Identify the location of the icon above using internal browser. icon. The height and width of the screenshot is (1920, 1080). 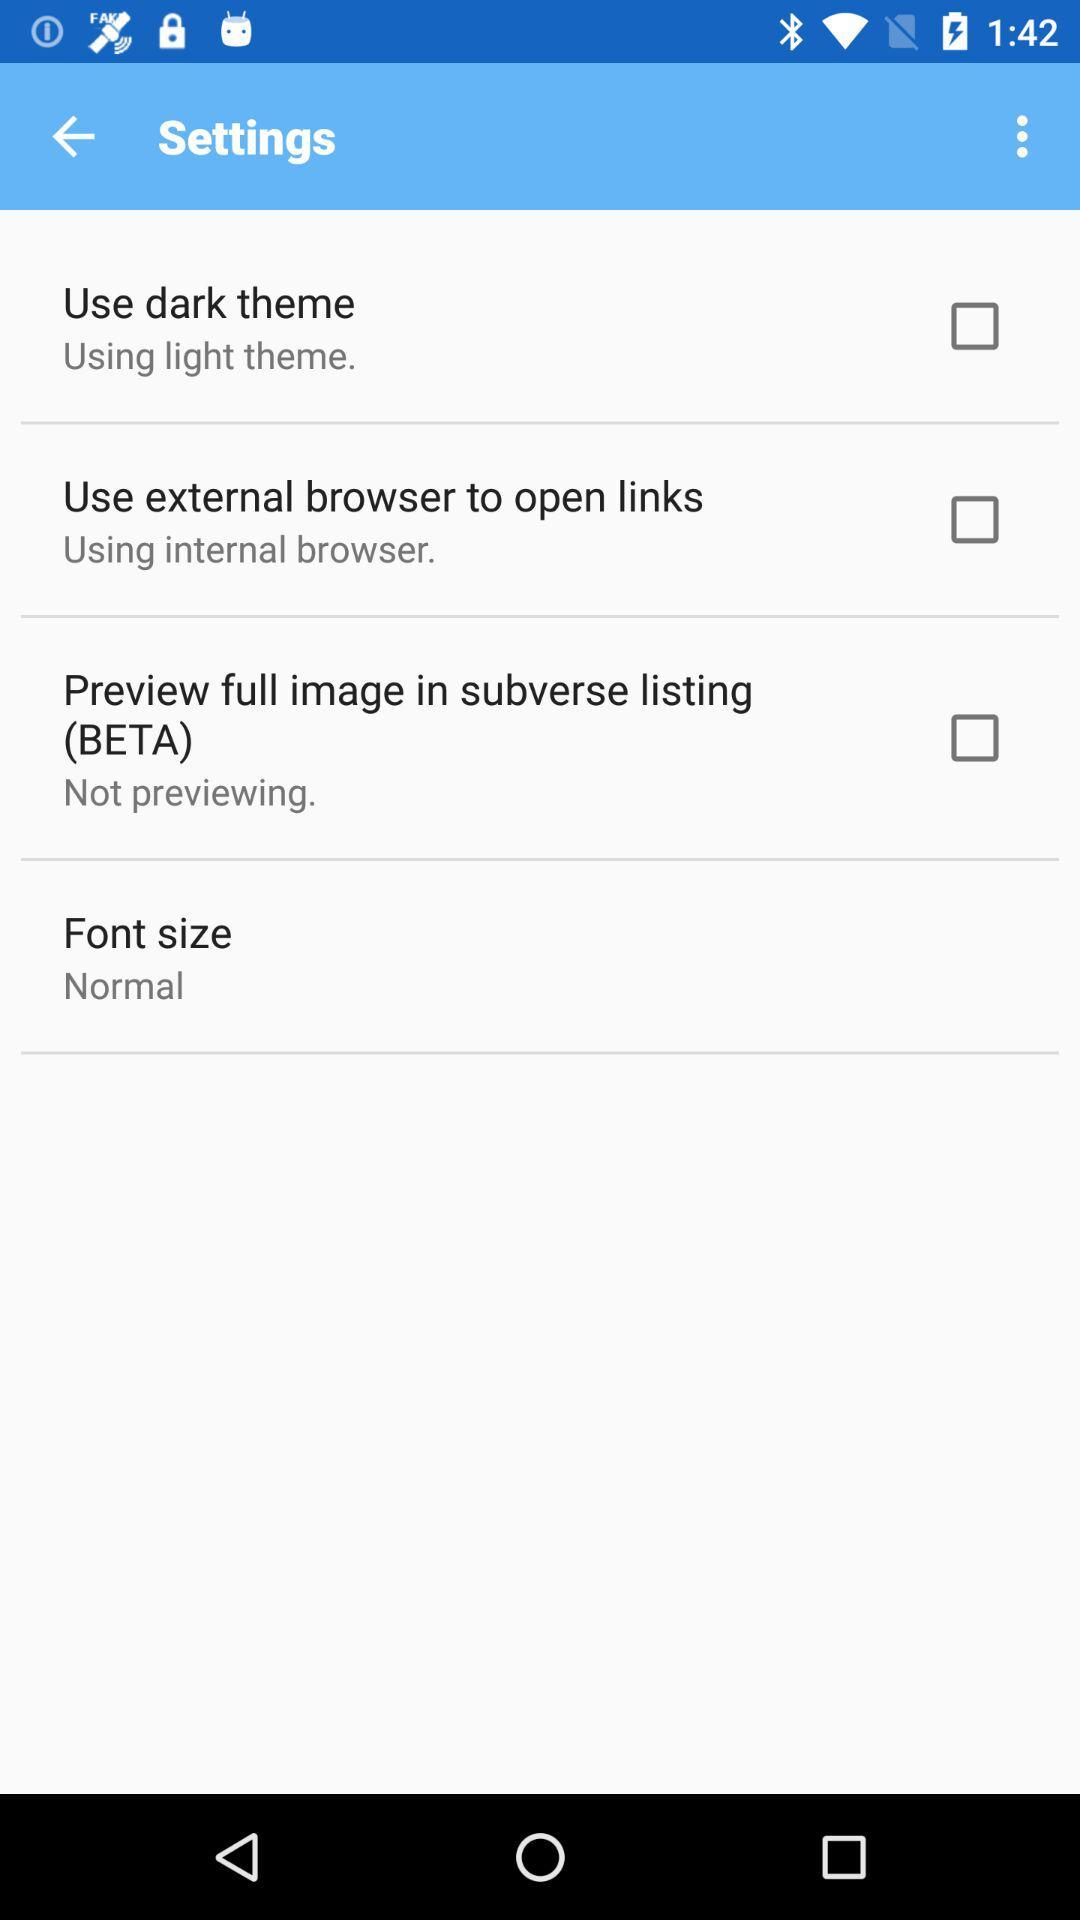
(383, 494).